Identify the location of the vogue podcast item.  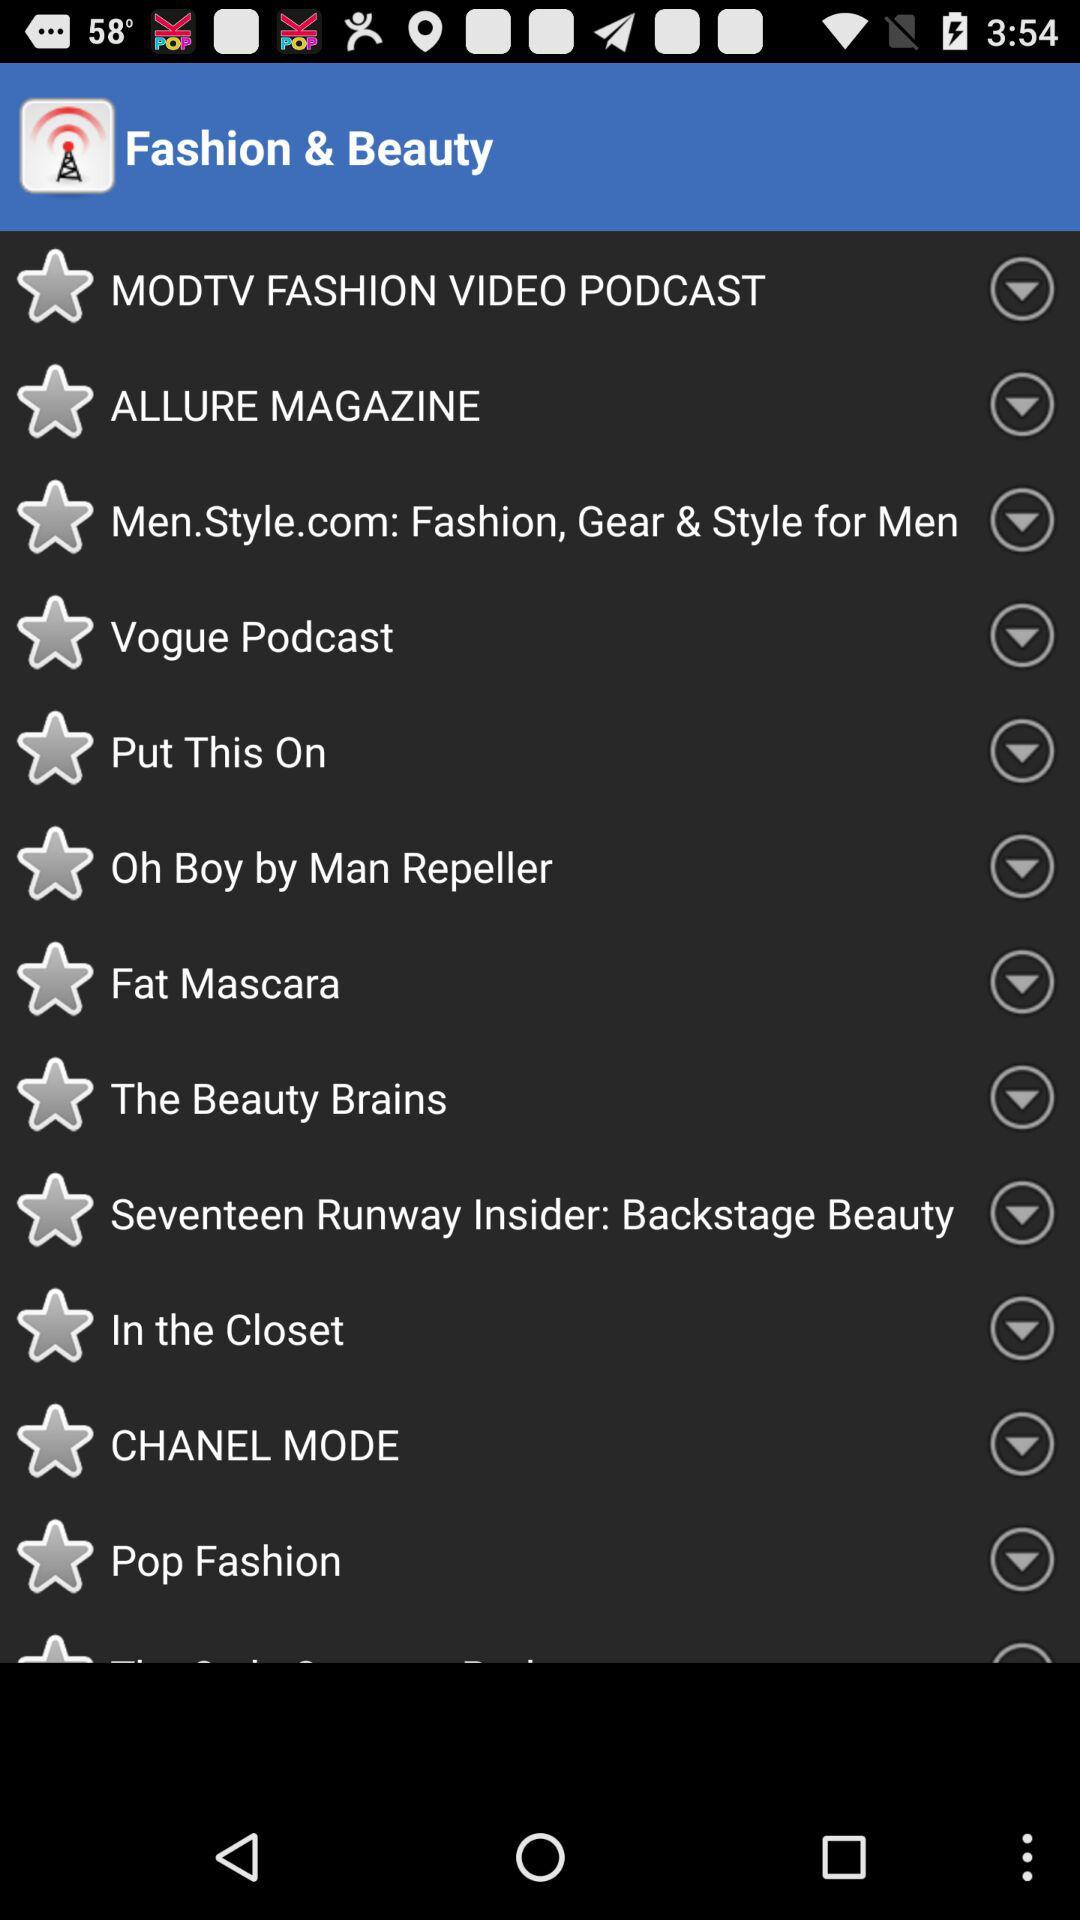
(536, 634).